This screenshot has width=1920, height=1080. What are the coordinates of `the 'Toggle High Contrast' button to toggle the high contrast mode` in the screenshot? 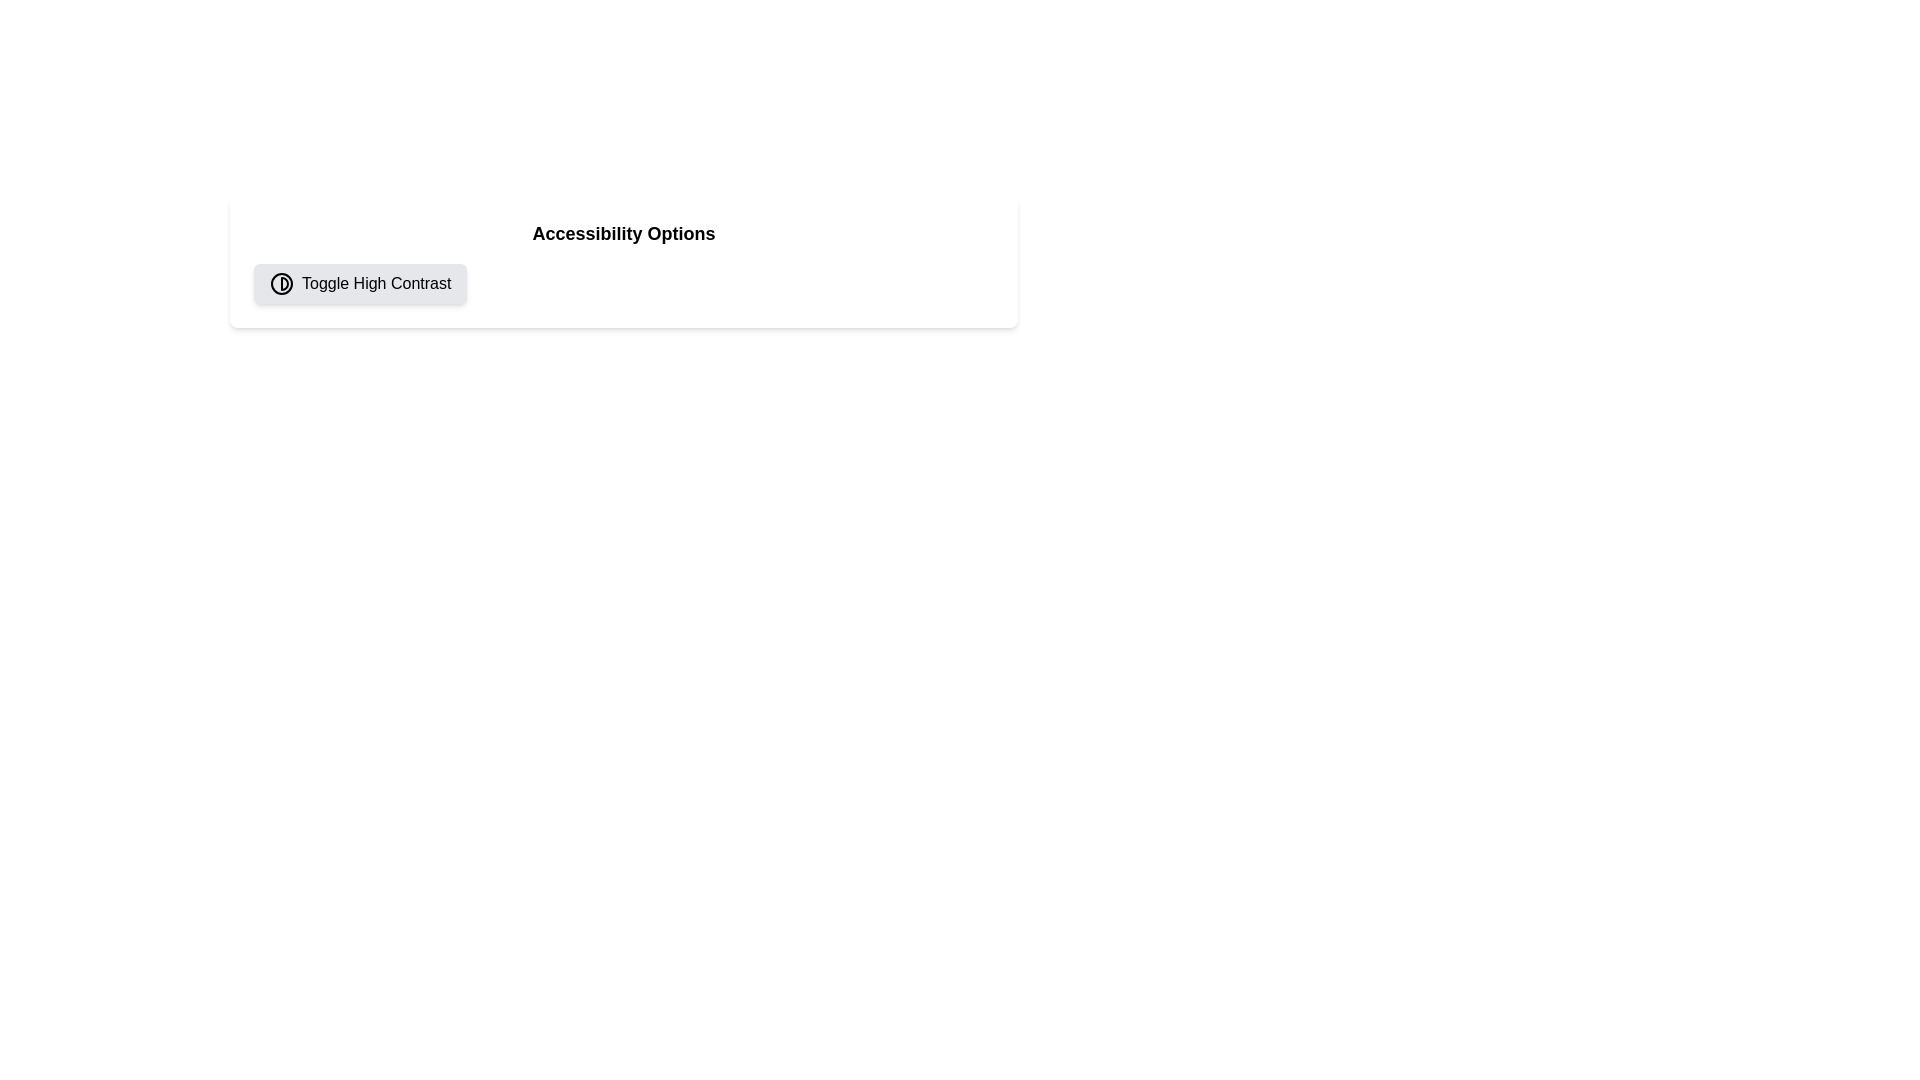 It's located at (360, 284).